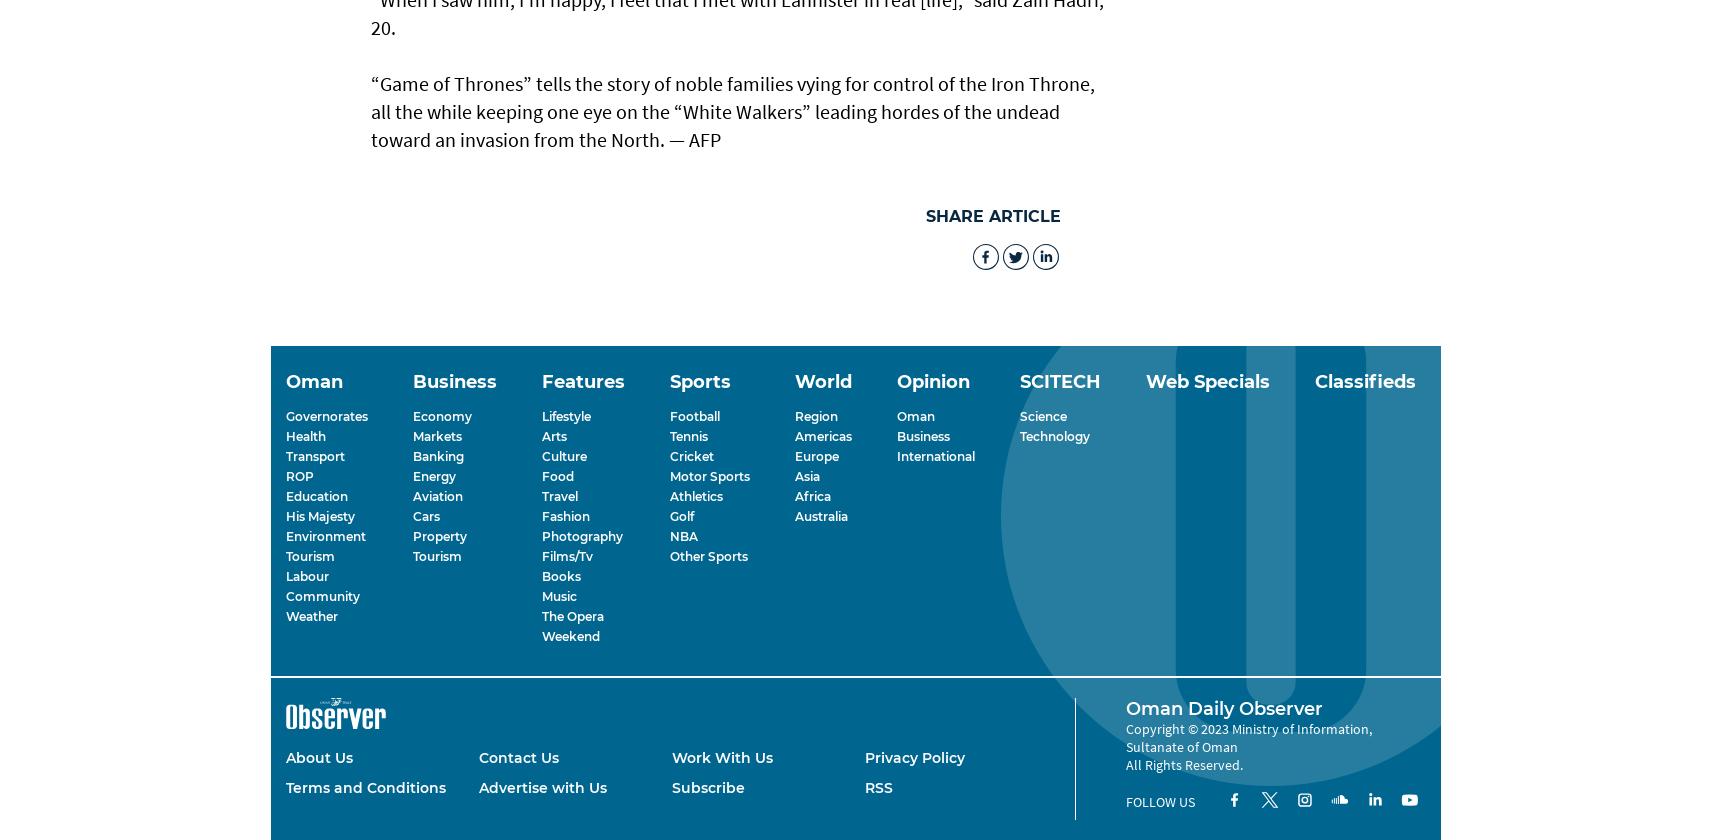 The width and height of the screenshot is (1712, 840). What do you see at coordinates (934, 454) in the screenshot?
I see `'International'` at bounding box center [934, 454].